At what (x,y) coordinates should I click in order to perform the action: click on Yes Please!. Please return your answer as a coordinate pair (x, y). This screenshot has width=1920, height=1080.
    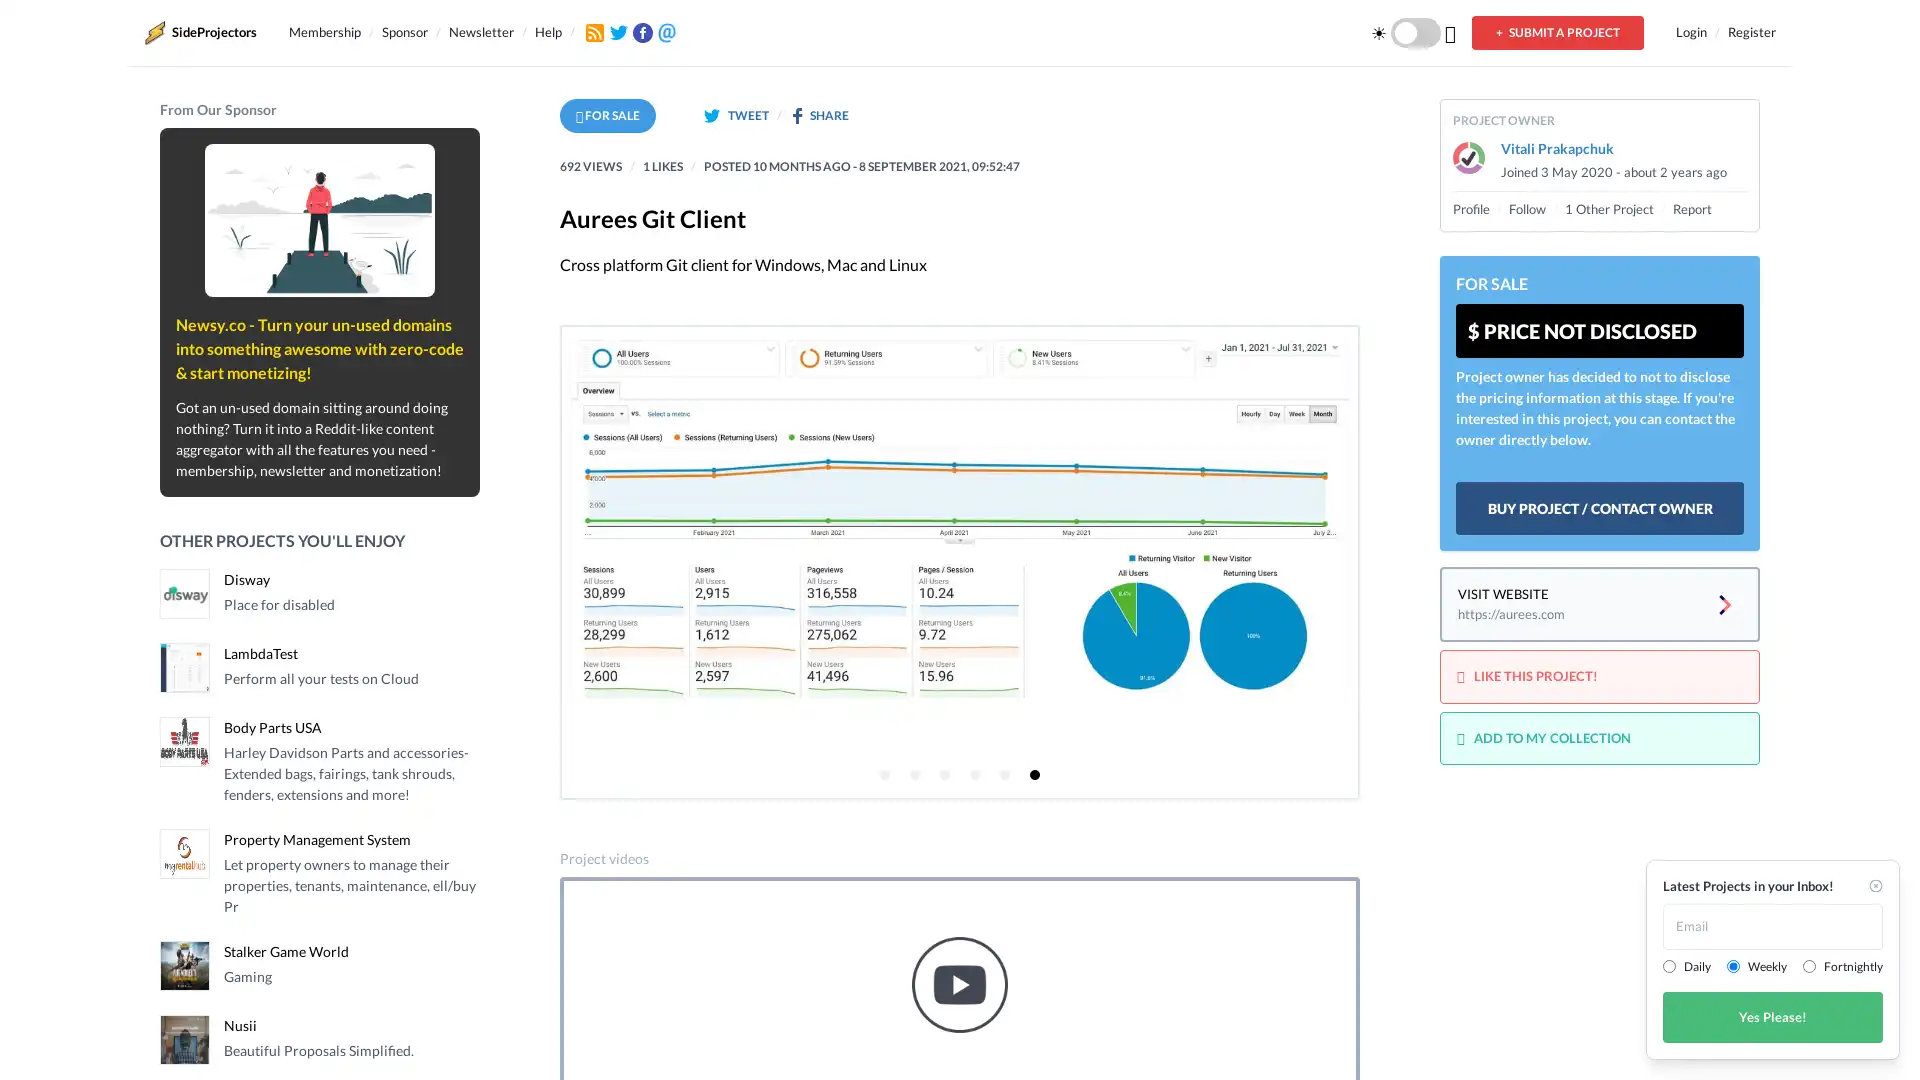
    Looking at the image, I should click on (1772, 1017).